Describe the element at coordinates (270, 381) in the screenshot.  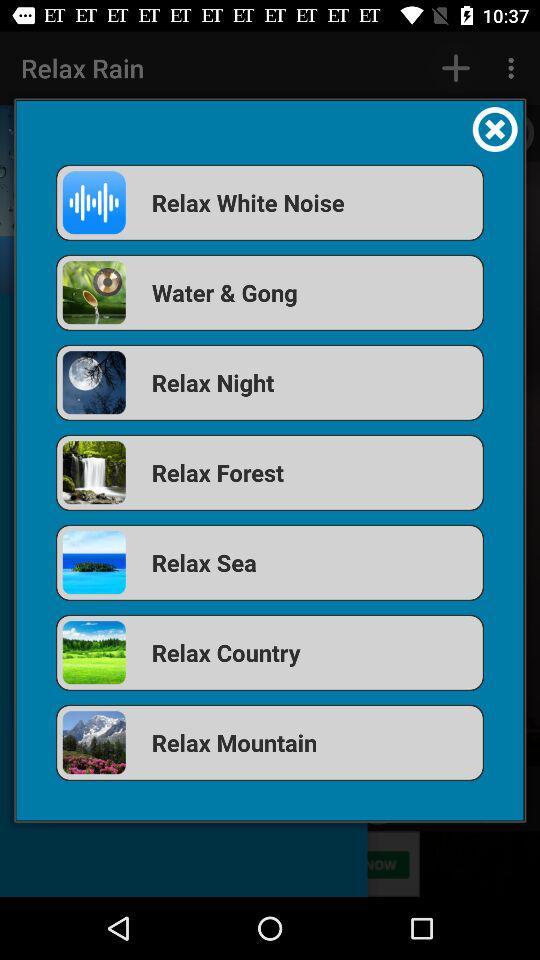
I see `relax night icon` at that location.